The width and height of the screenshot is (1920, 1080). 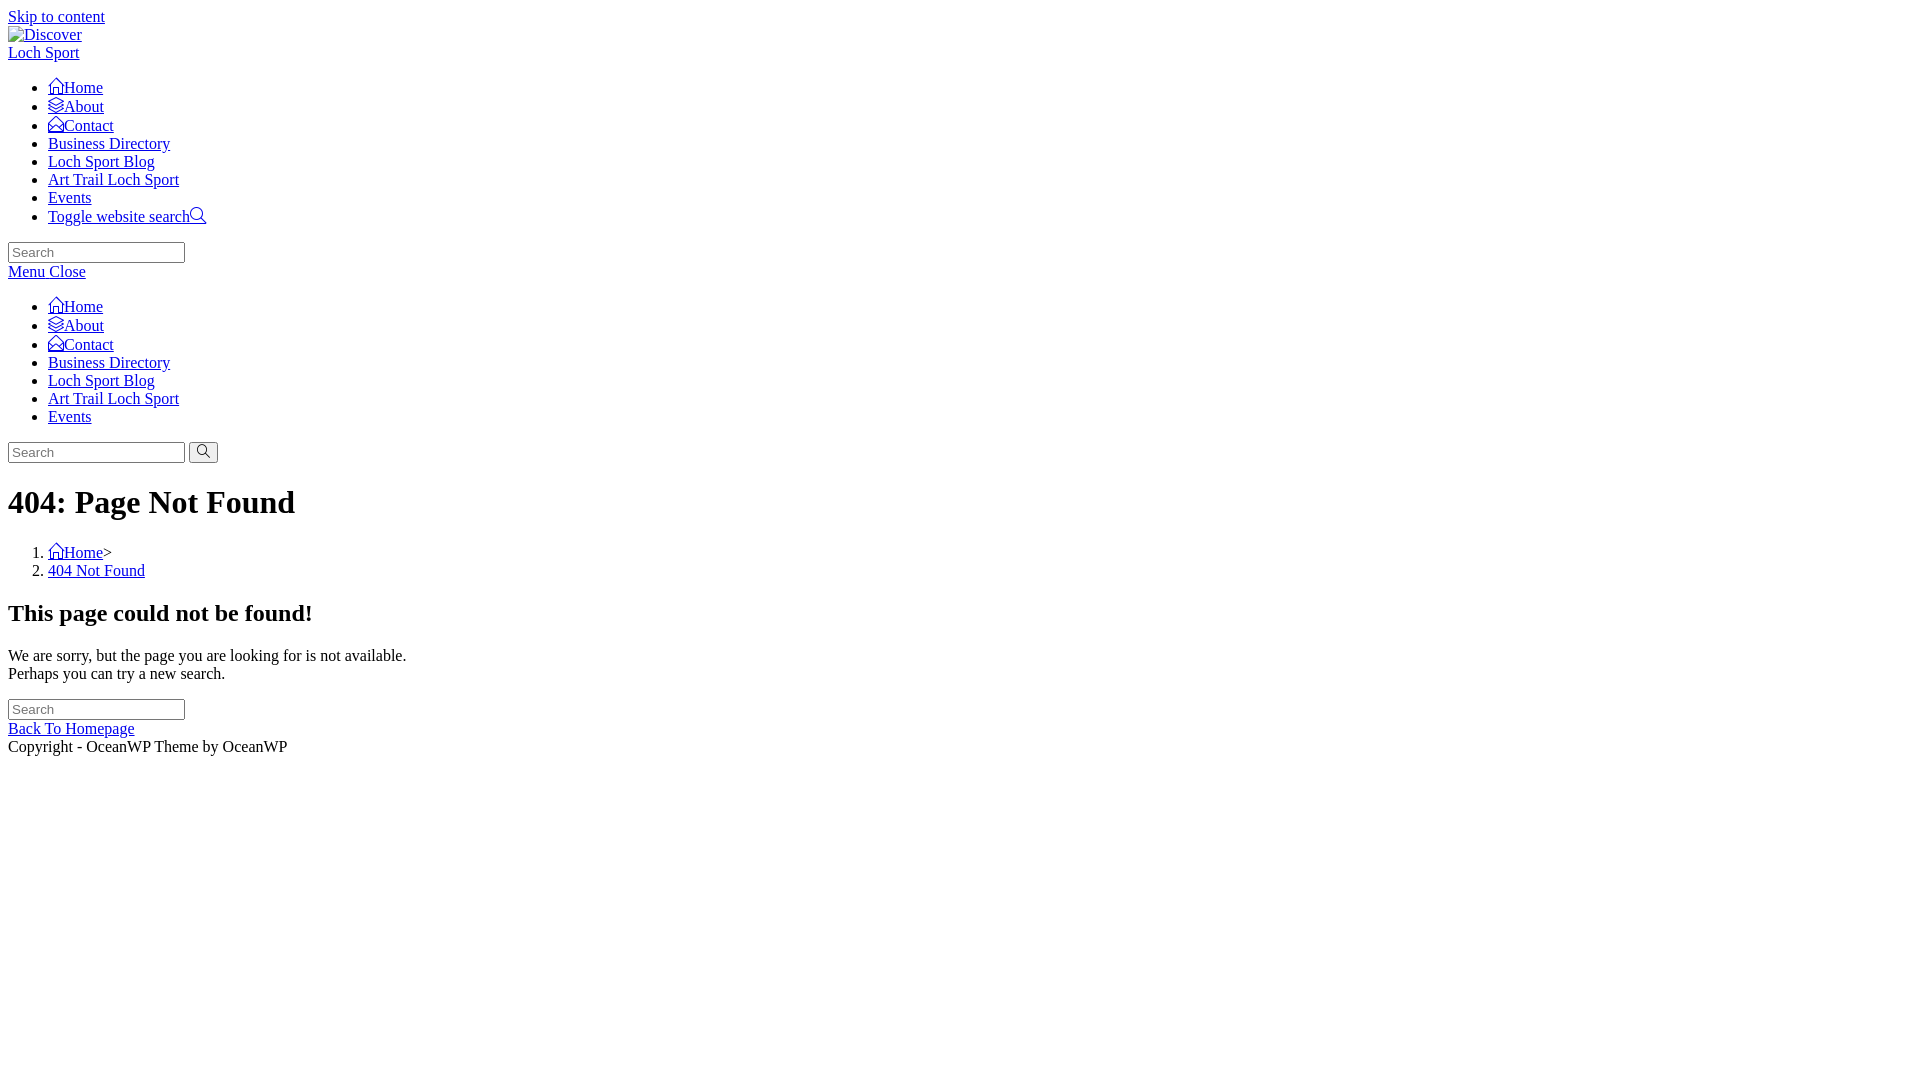 I want to click on 'About', so click(x=76, y=324).